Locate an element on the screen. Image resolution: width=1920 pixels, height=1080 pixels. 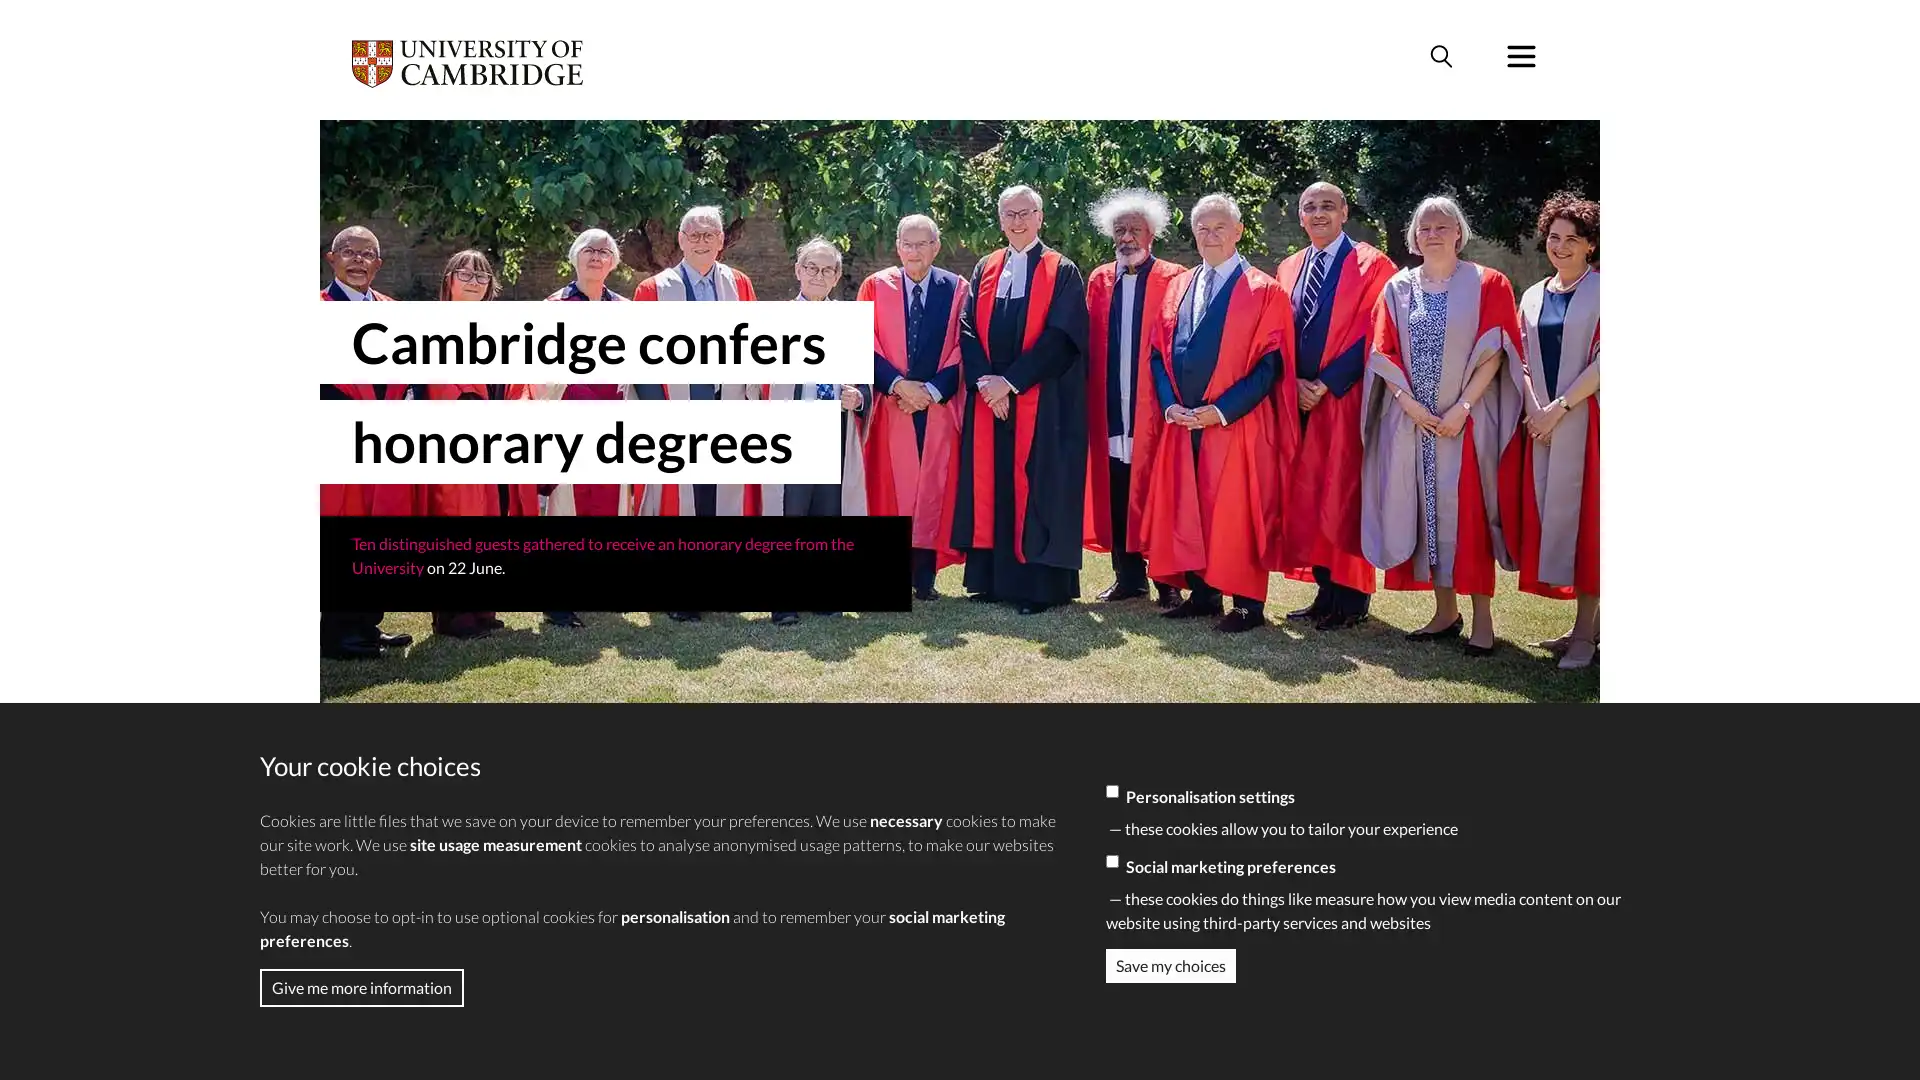
Give me more information is located at coordinates (360, 986).